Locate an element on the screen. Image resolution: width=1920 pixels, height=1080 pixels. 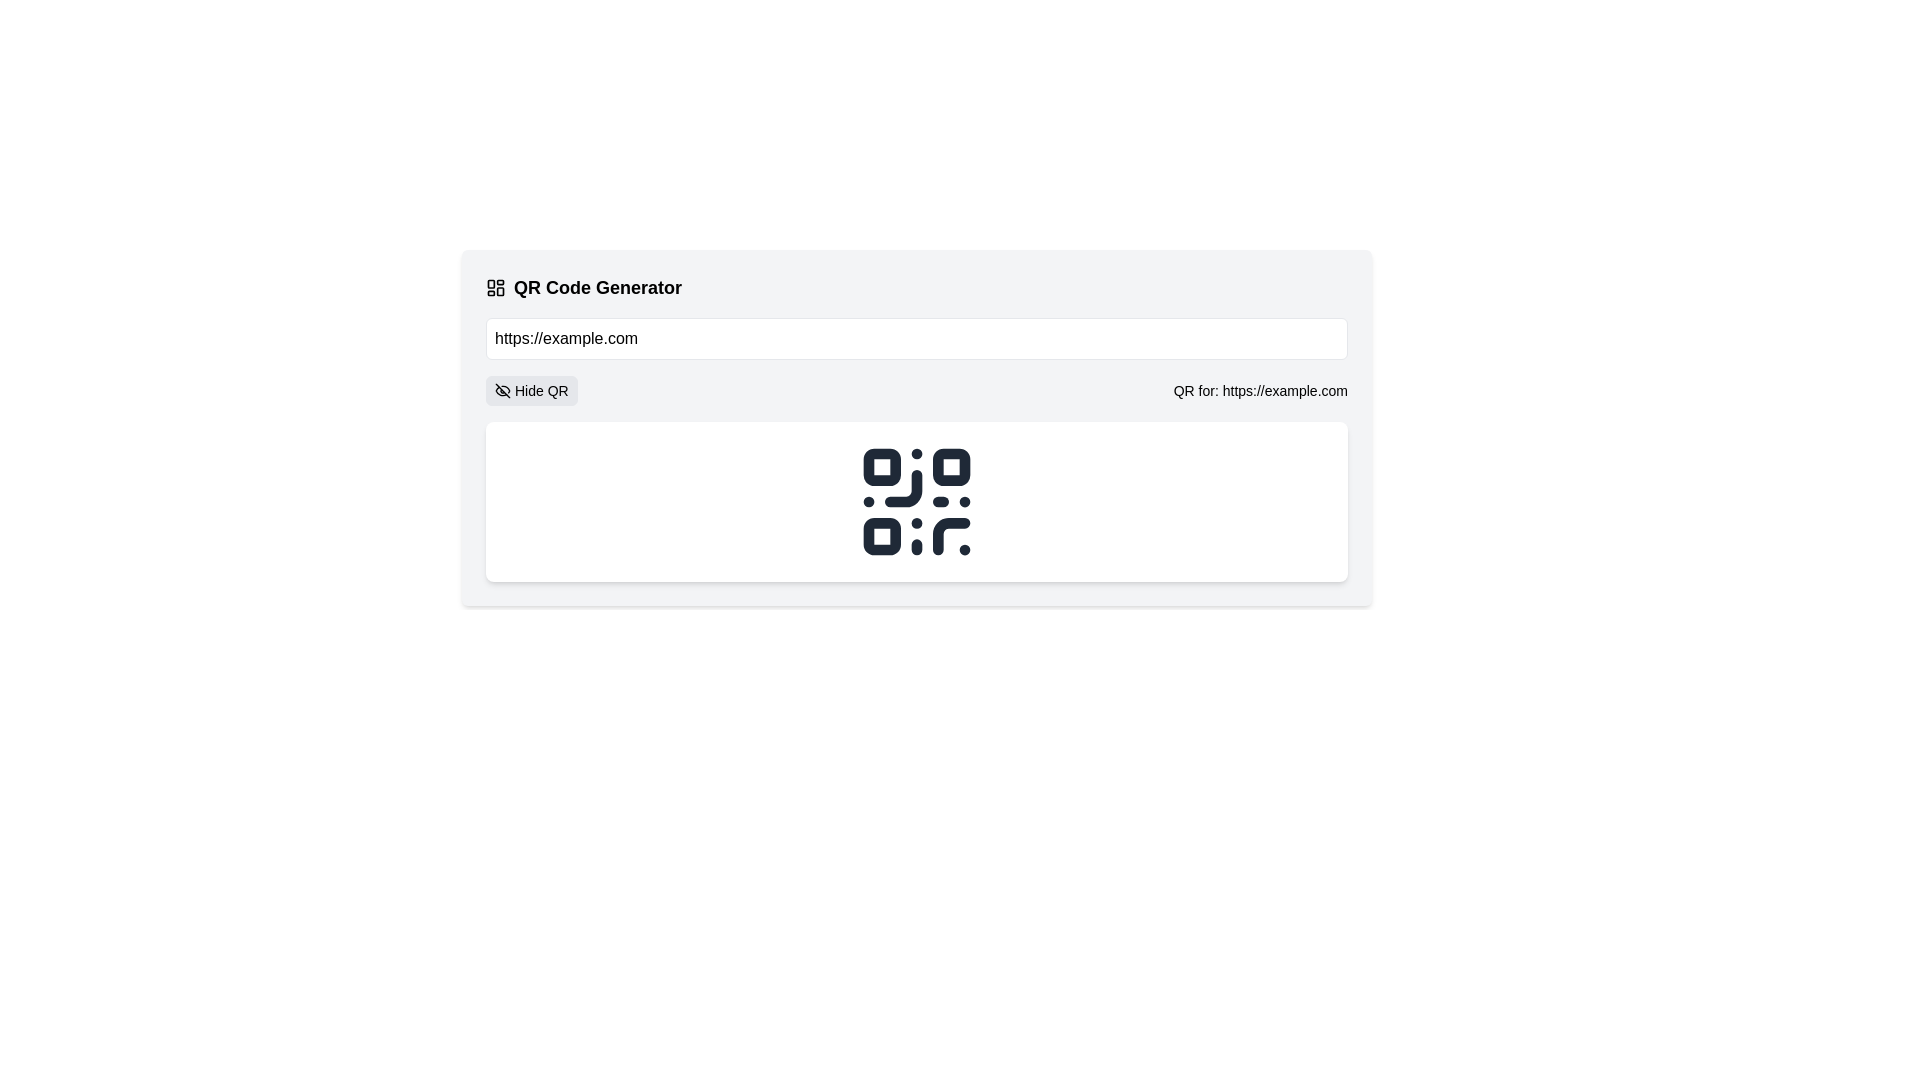
the button with the eye-off icon and 'Hide QR' text to observe hover effects is located at coordinates (531, 390).